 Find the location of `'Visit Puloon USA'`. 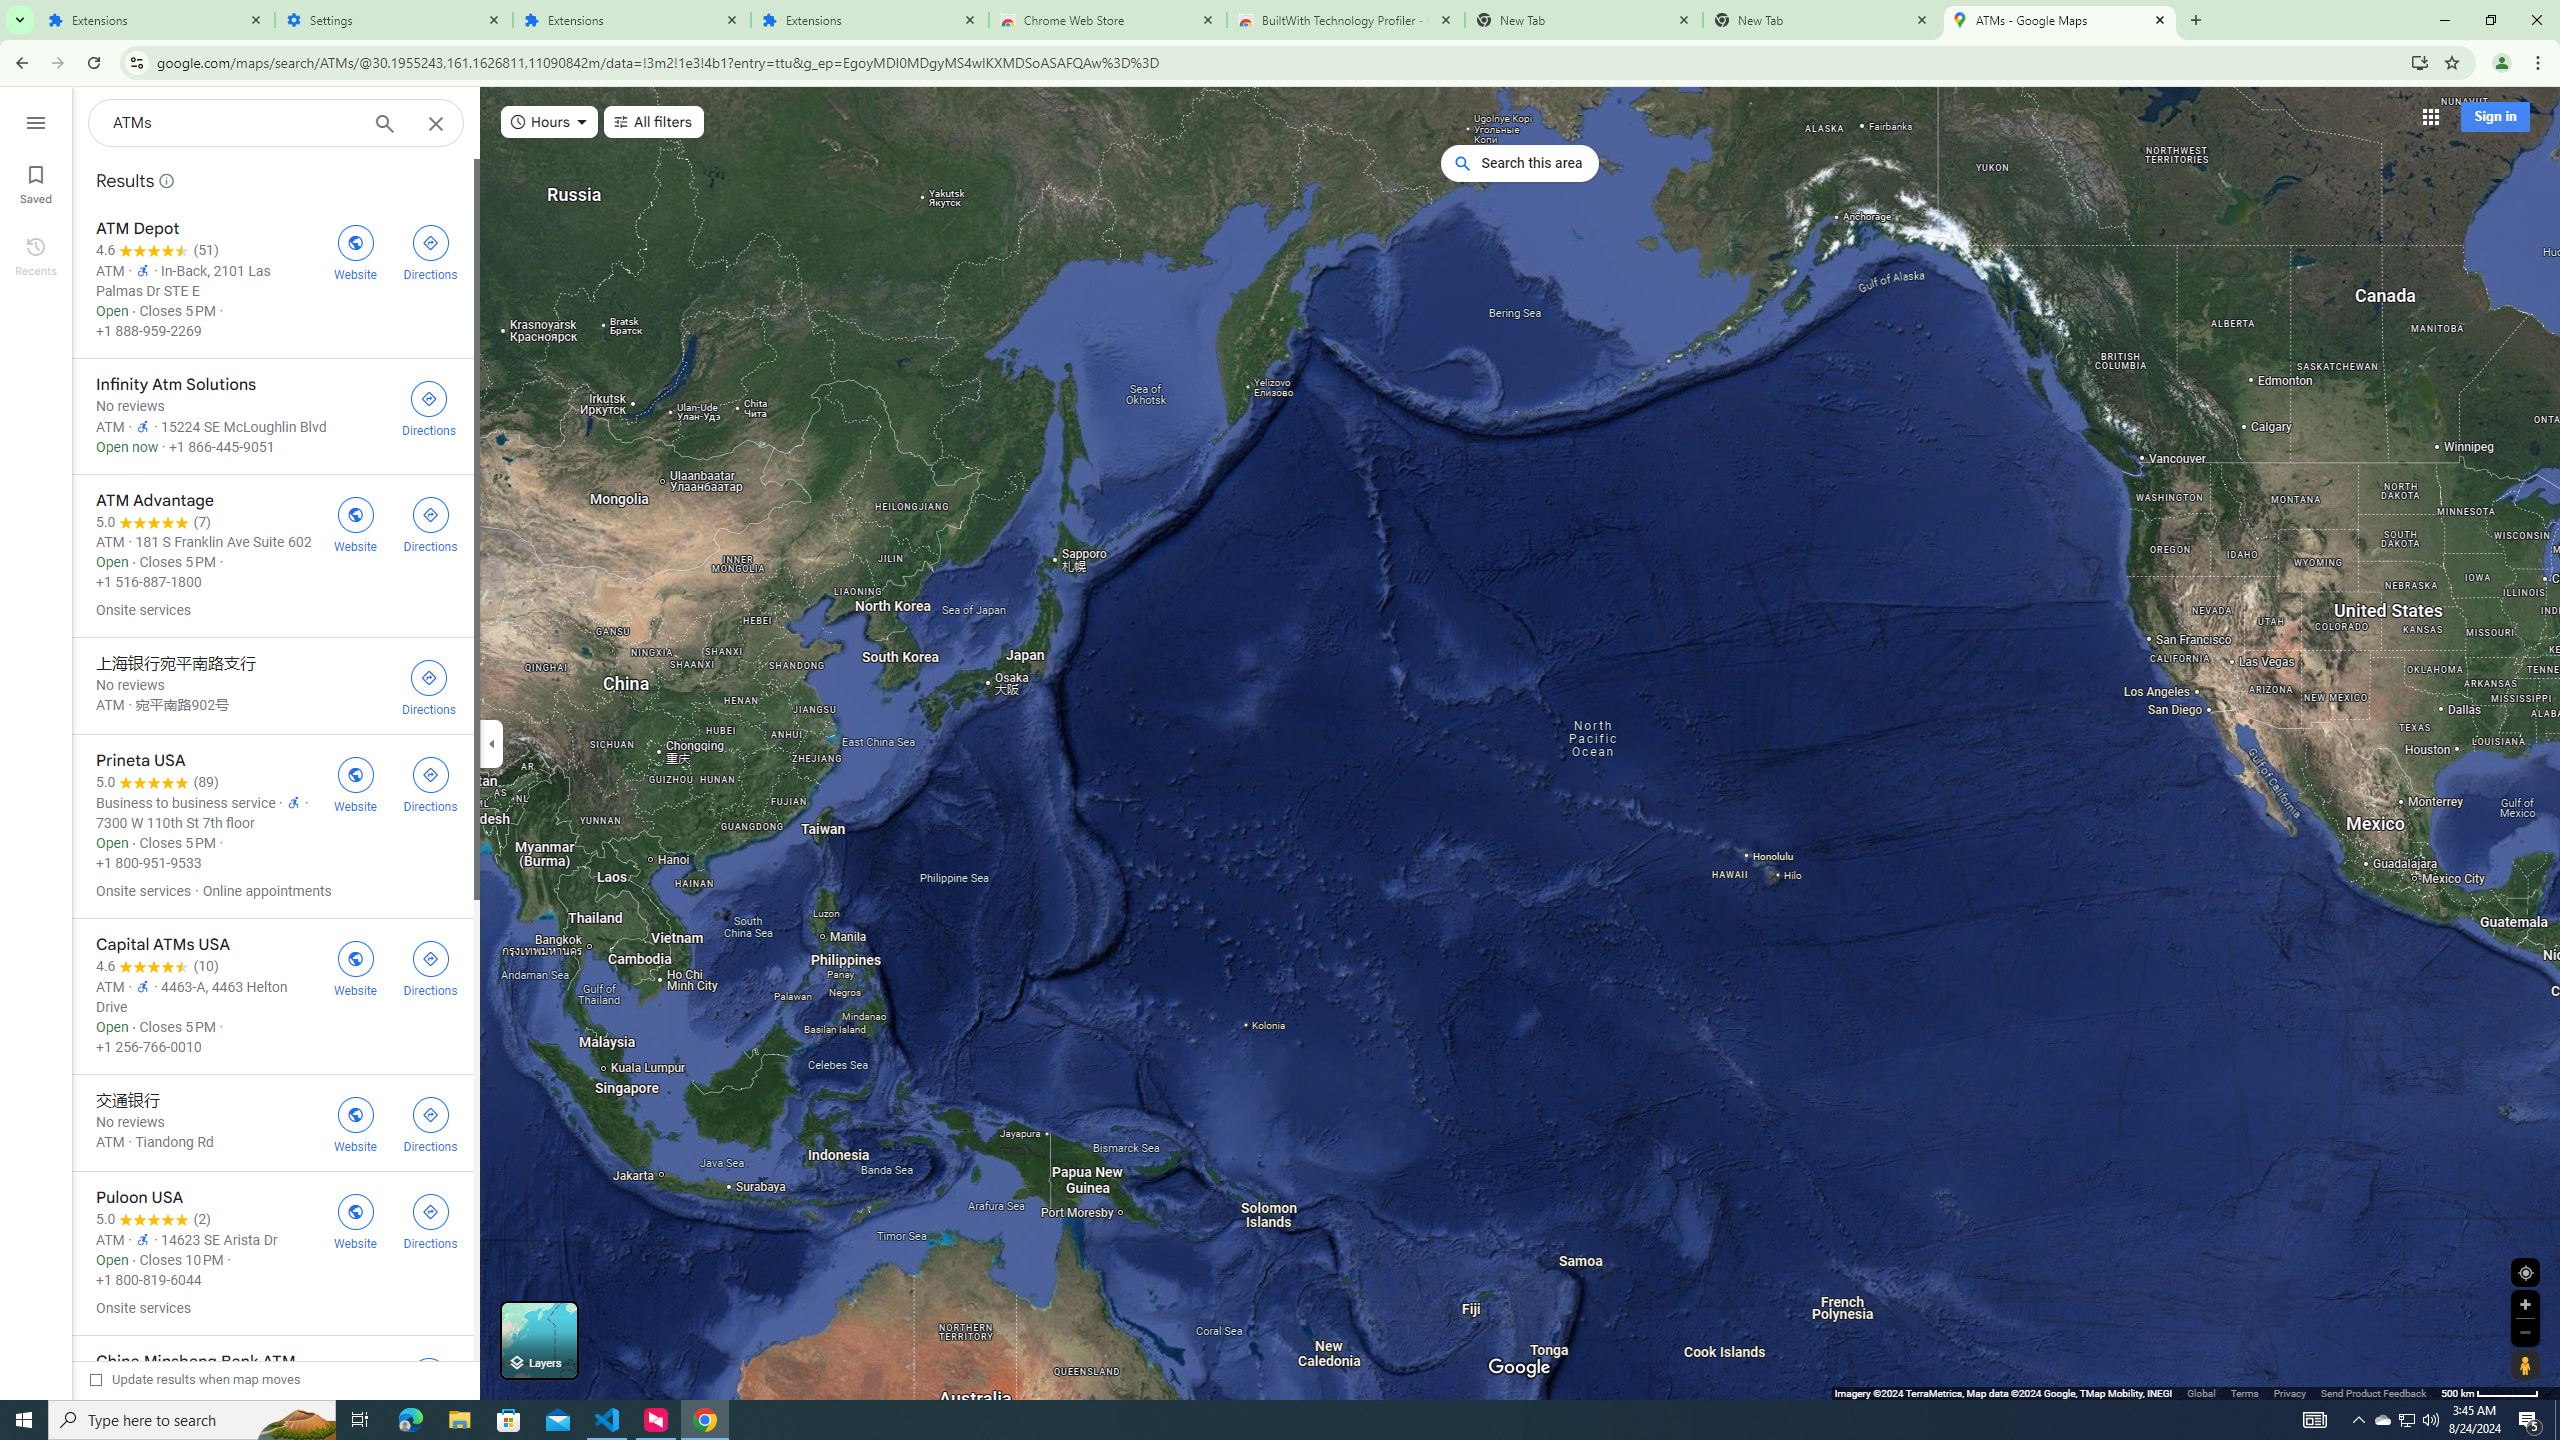

'Visit Puloon USA' is located at coordinates (354, 1218).